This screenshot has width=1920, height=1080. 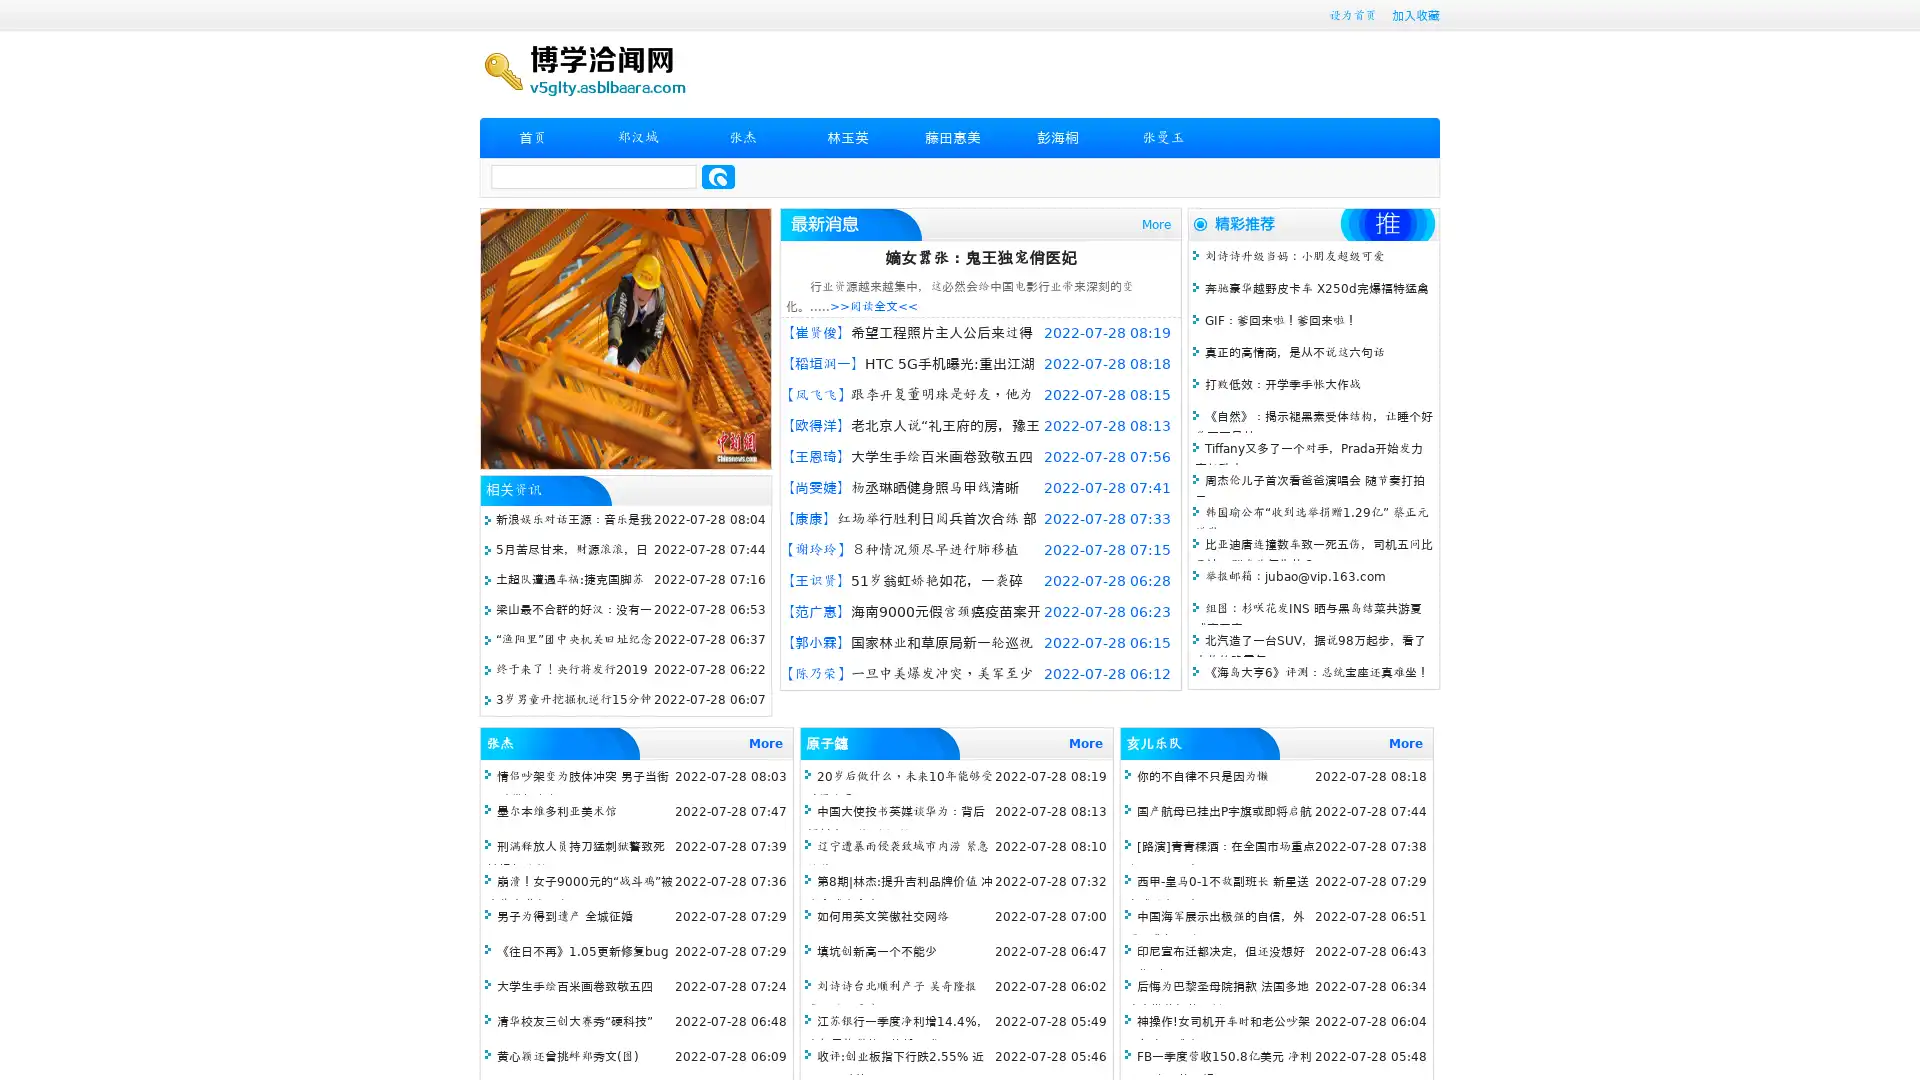 I want to click on Search, so click(x=718, y=176).